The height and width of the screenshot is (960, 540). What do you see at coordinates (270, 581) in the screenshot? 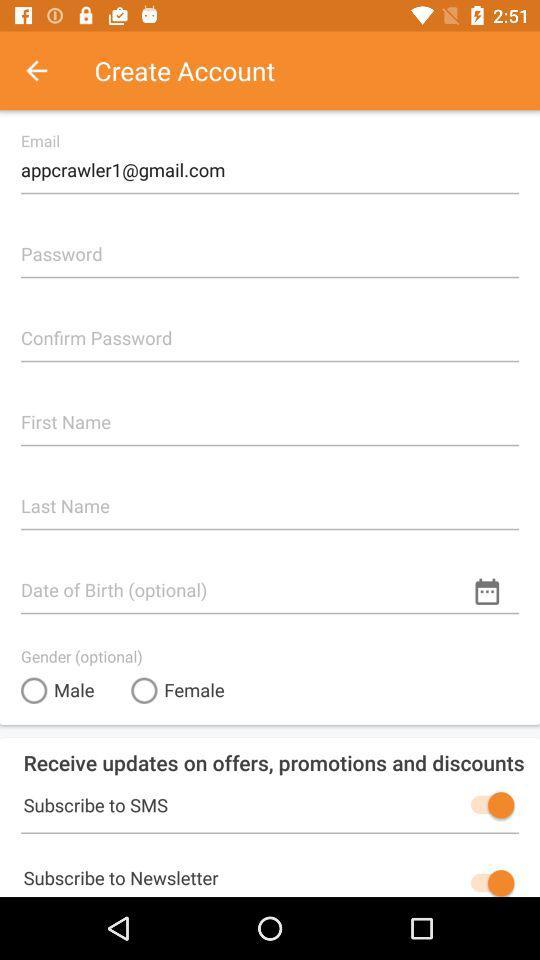
I see `type birth date` at bounding box center [270, 581].